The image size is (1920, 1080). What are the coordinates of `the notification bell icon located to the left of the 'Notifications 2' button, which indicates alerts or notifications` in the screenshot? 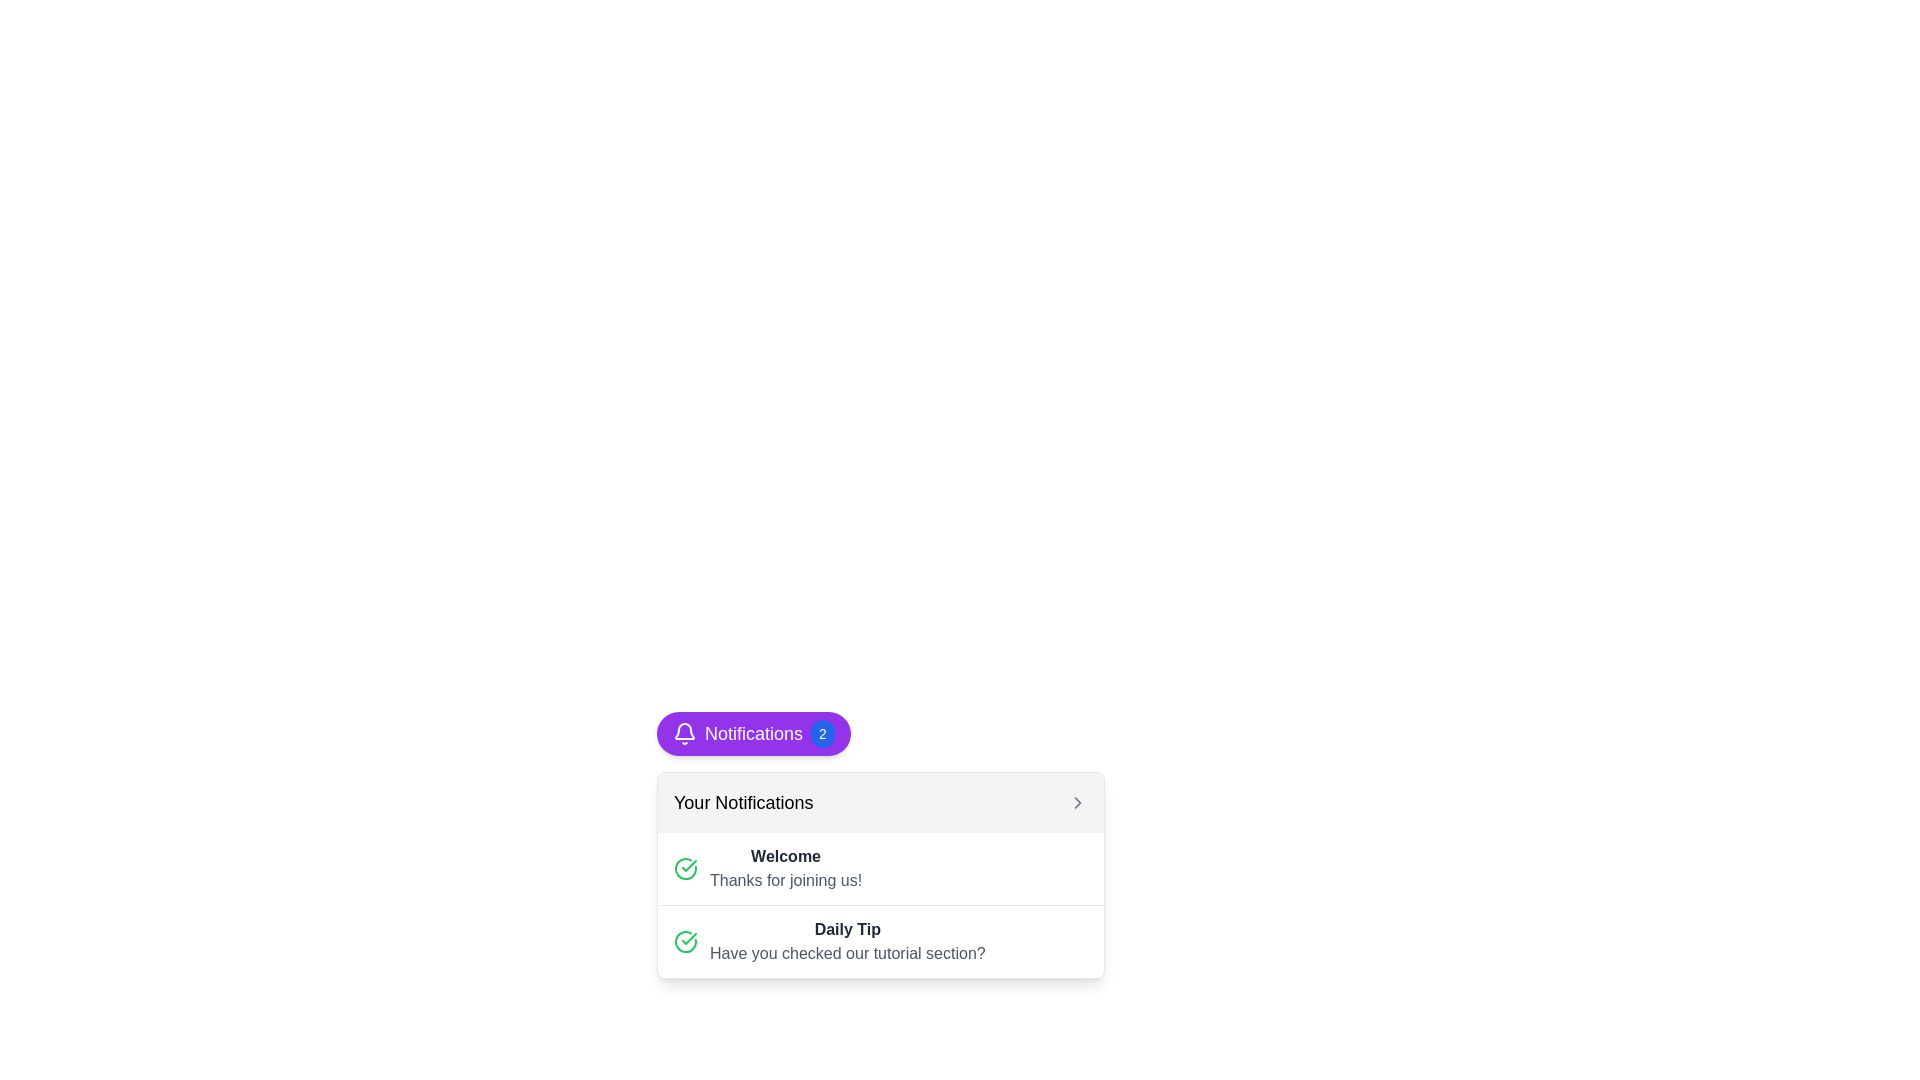 It's located at (685, 733).